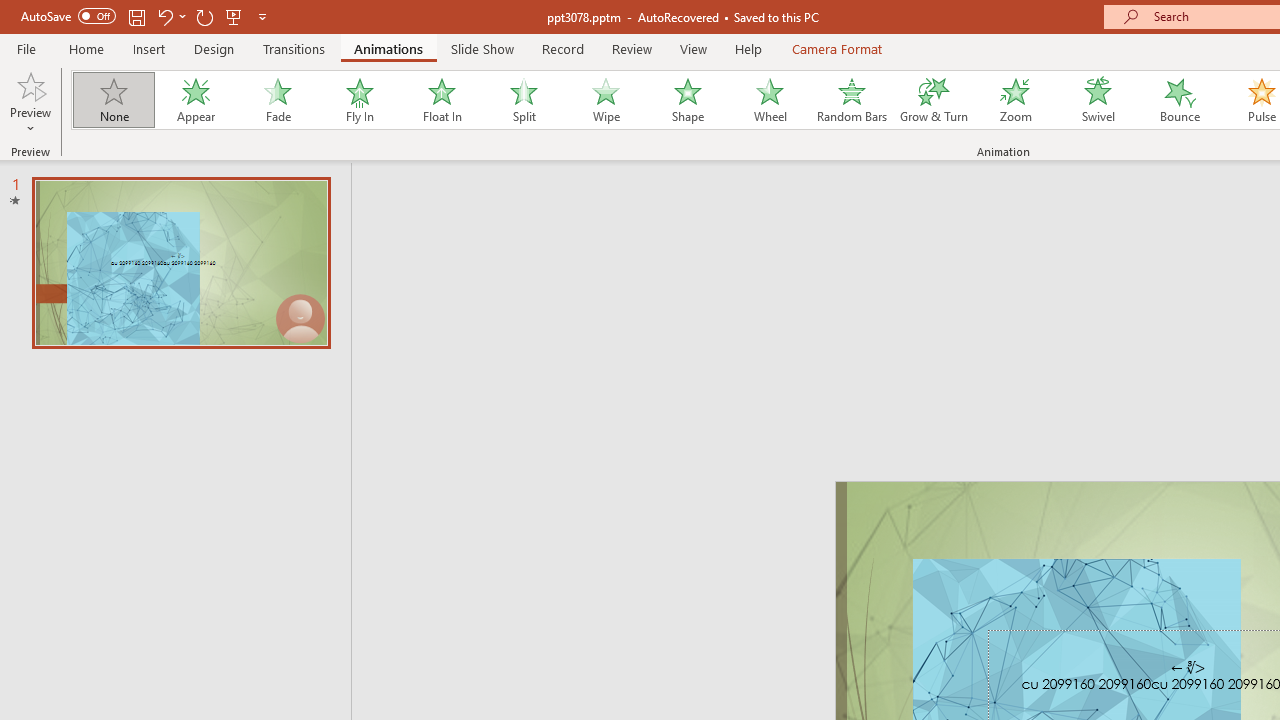  What do you see at coordinates (837, 48) in the screenshot?
I see `'Camera Format'` at bounding box center [837, 48].